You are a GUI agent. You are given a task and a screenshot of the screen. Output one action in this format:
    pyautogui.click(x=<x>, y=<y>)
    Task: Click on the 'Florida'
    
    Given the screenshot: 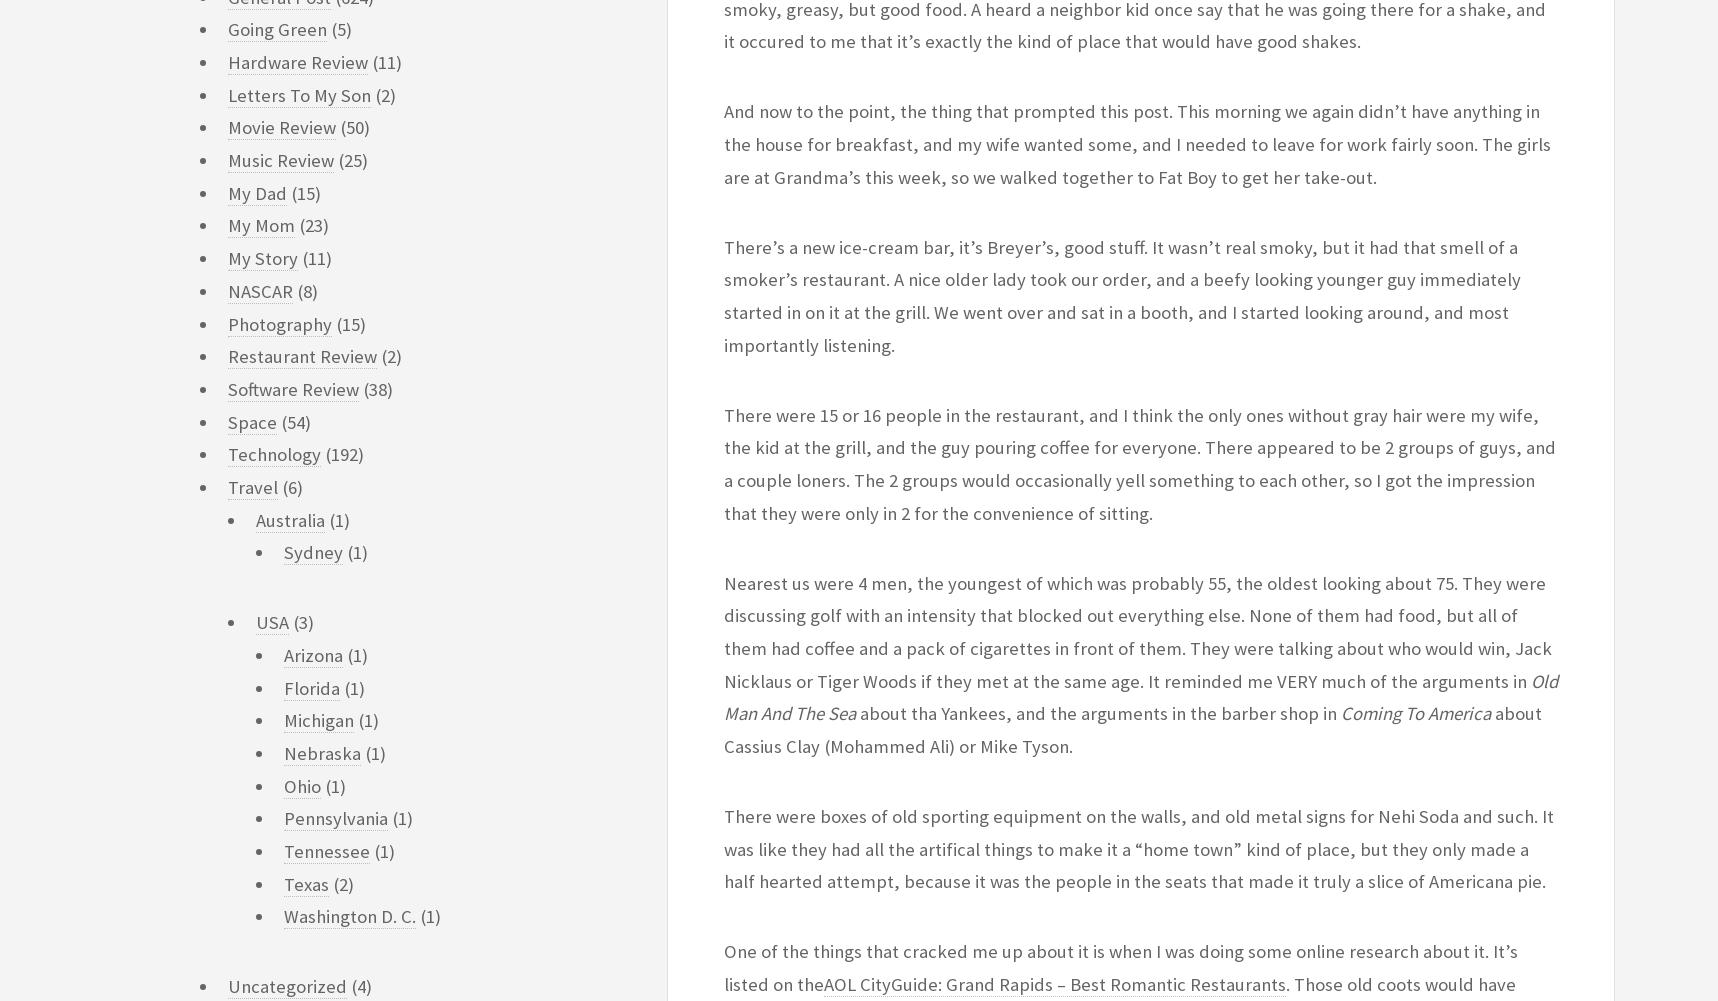 What is the action you would take?
    pyautogui.click(x=311, y=686)
    